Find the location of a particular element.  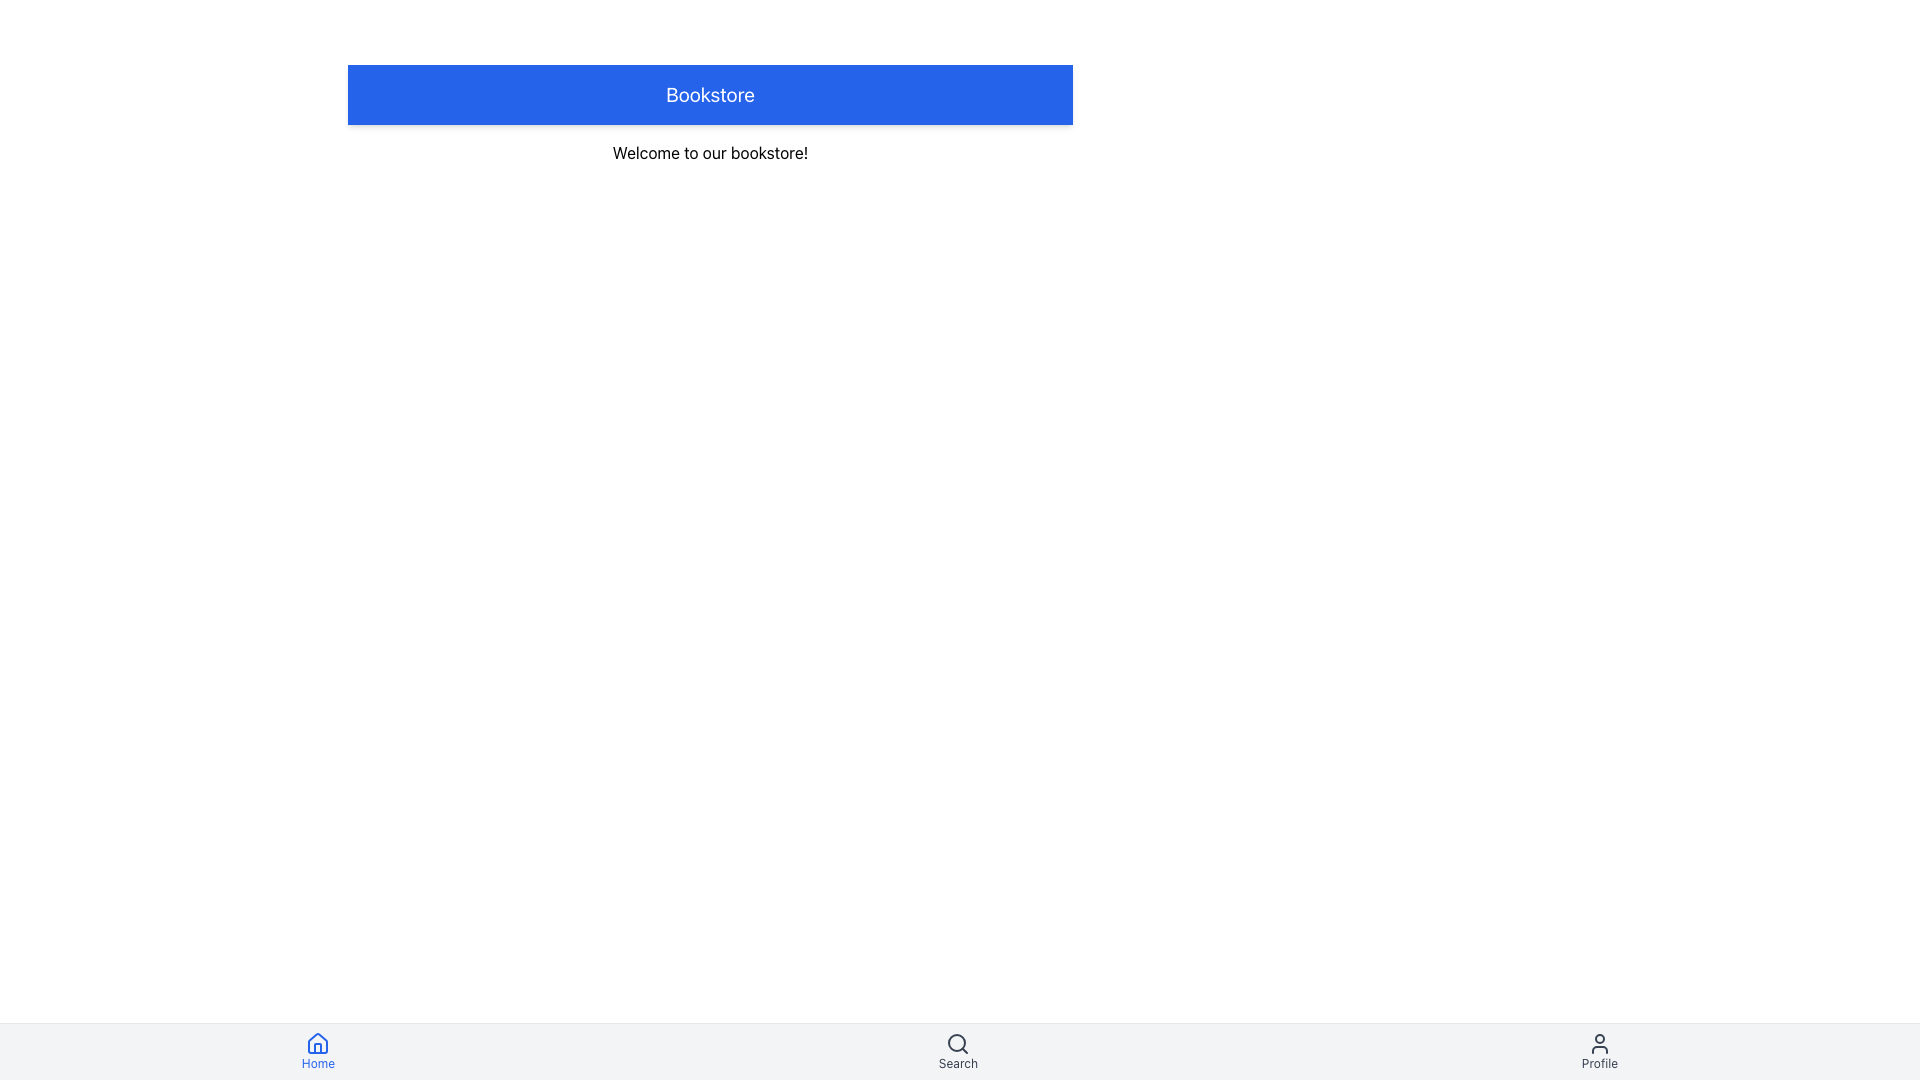

the 'Search' button, which is a combination of a magnifying glass icon and the label 'Search', located in the middle of the bottom navigation bar is located at coordinates (957, 1051).